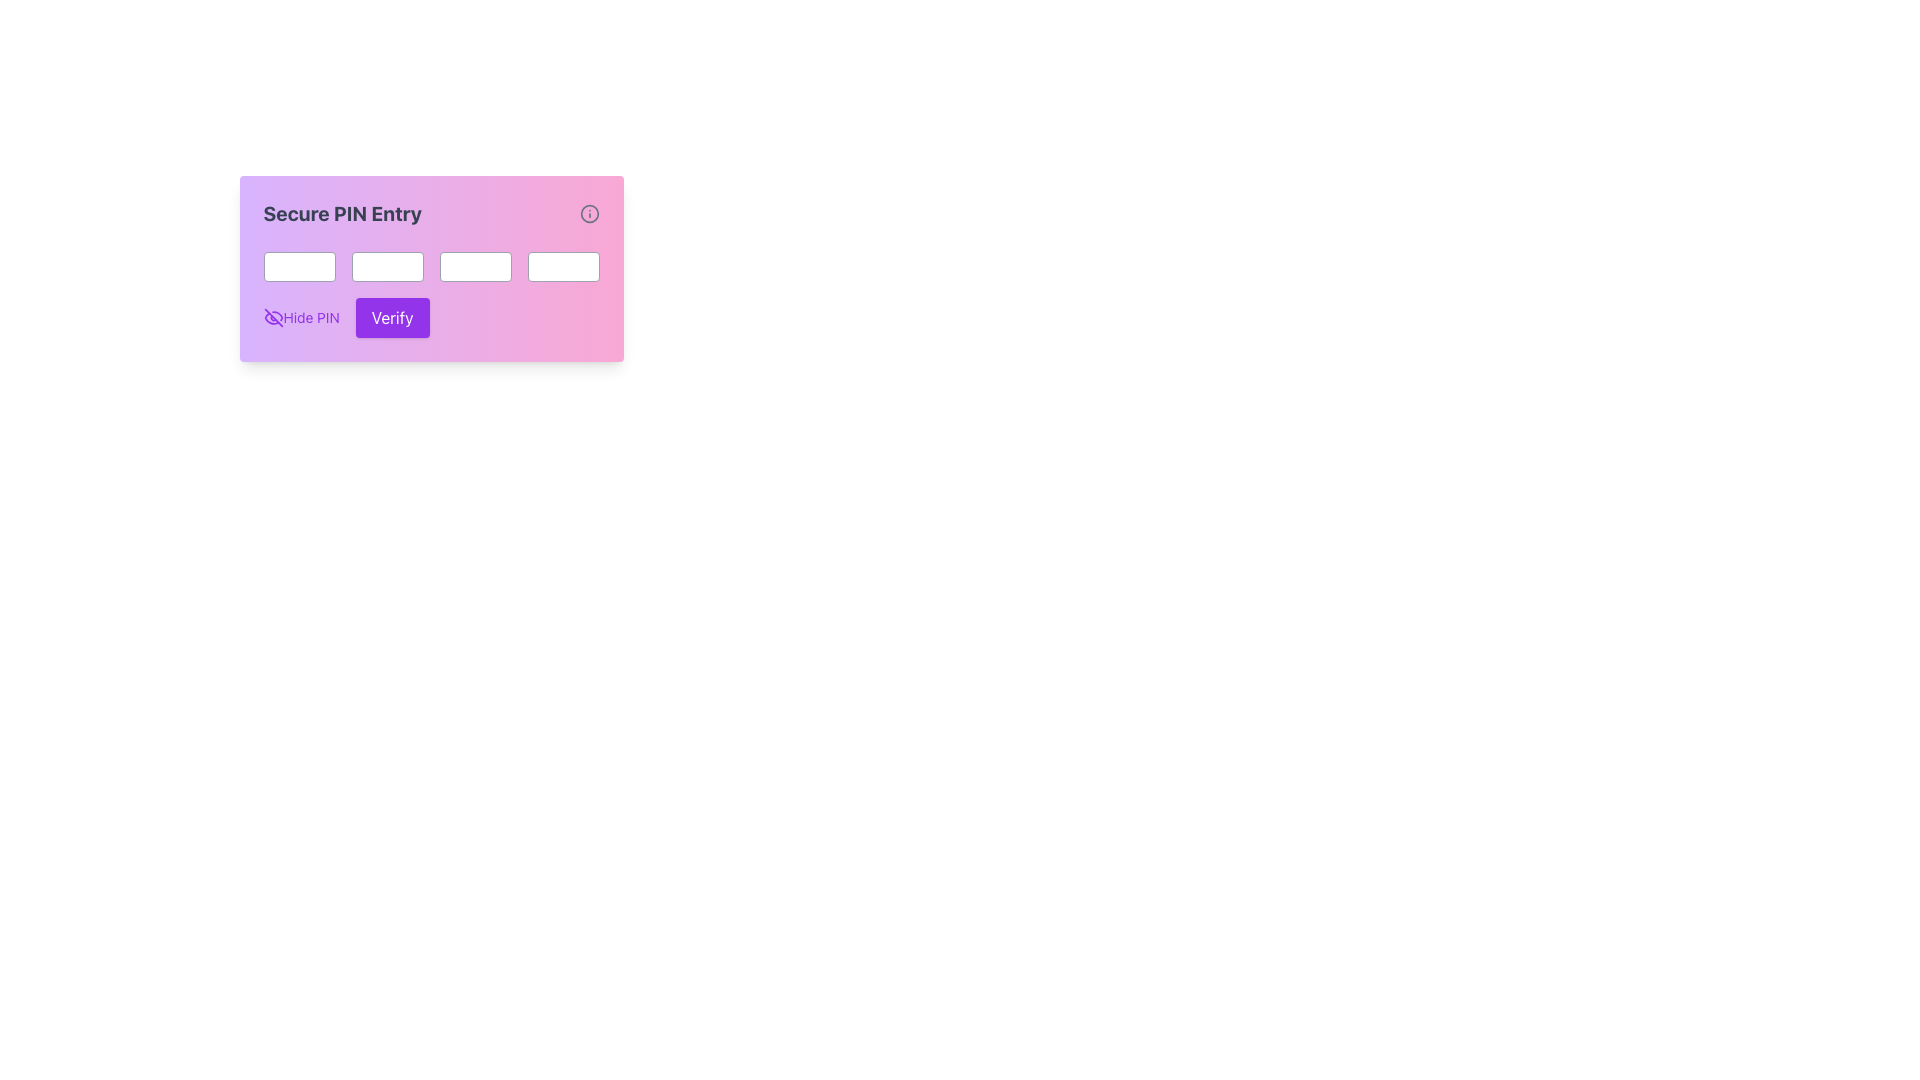  Describe the element at coordinates (430, 265) in the screenshot. I see `the third text input field of the PIN entry form to focus the input` at that location.